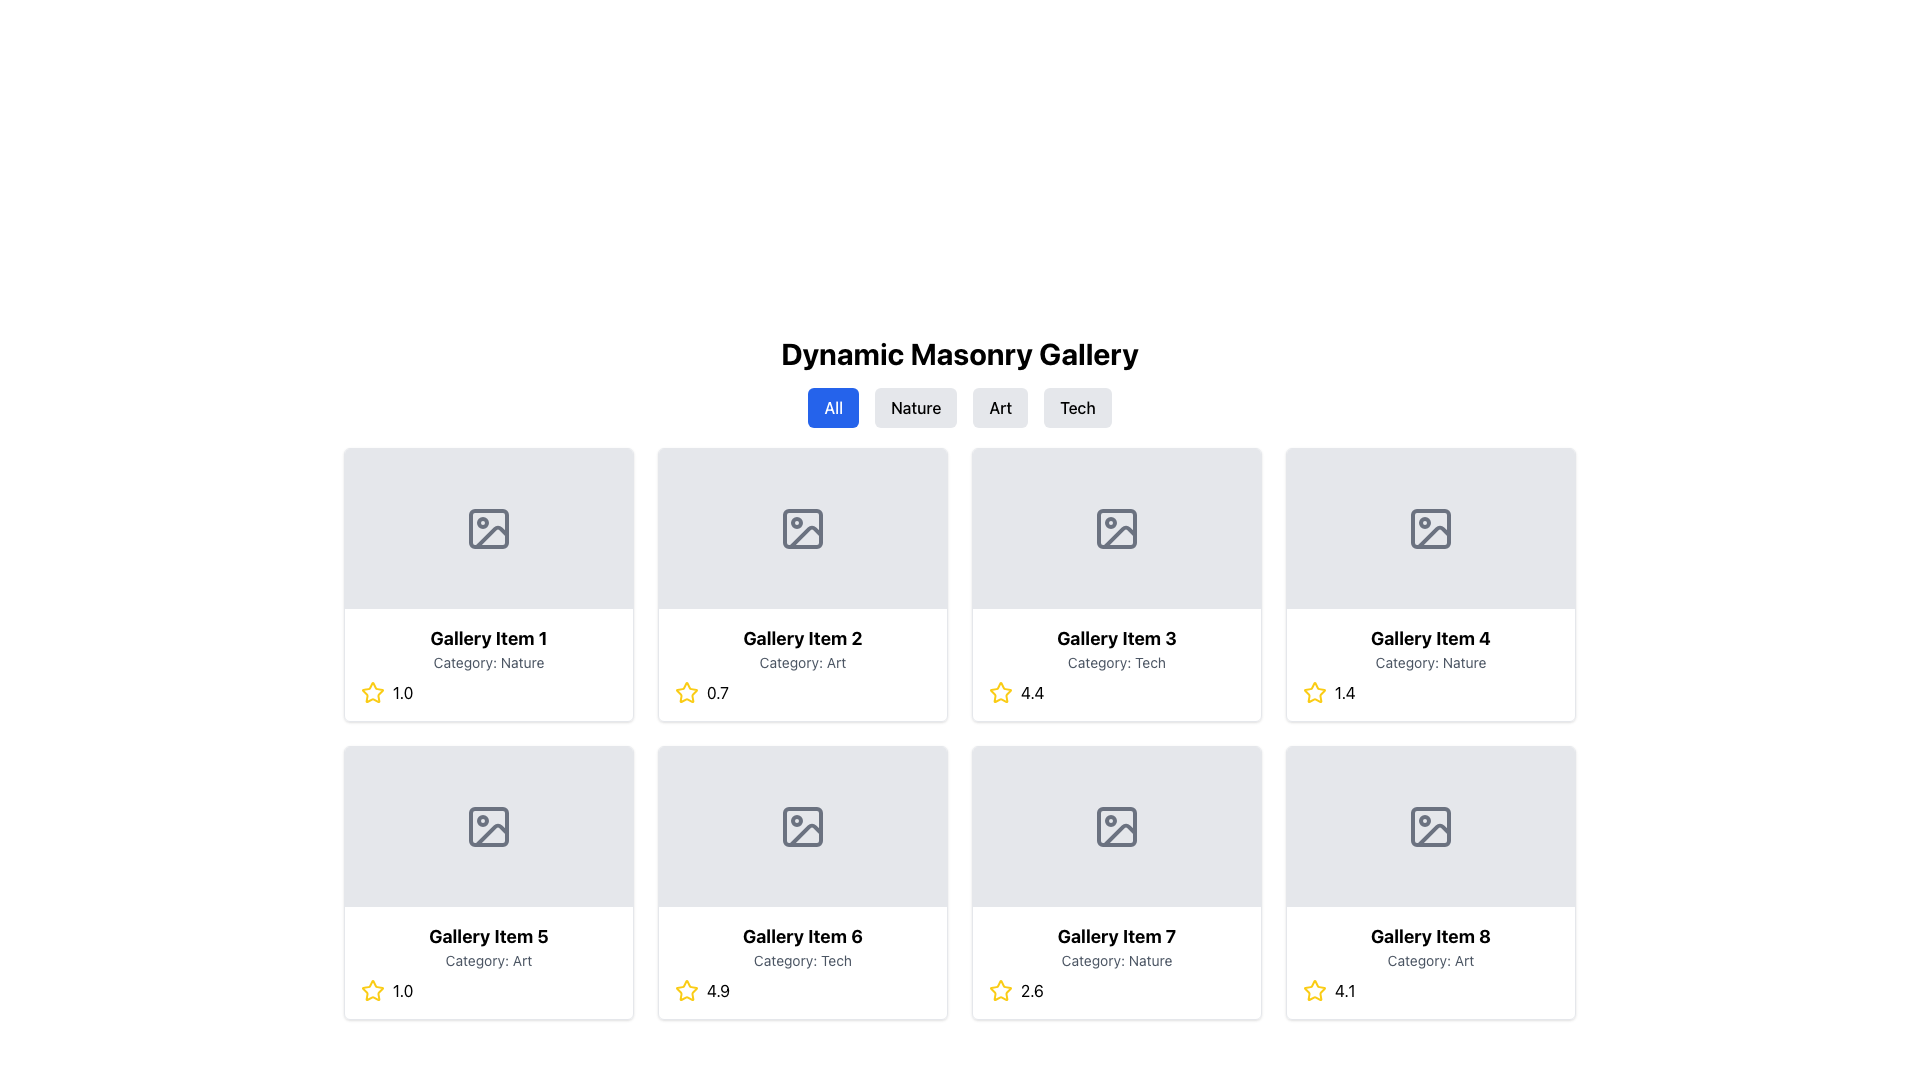 Image resolution: width=1920 pixels, height=1080 pixels. Describe the element at coordinates (960, 407) in the screenshot. I see `the horizontal button group located below the title 'Dynamic Masonry Gallery' to filter gallery items by categories: 'All', 'Nature', 'Art', and 'Tech'` at that location.